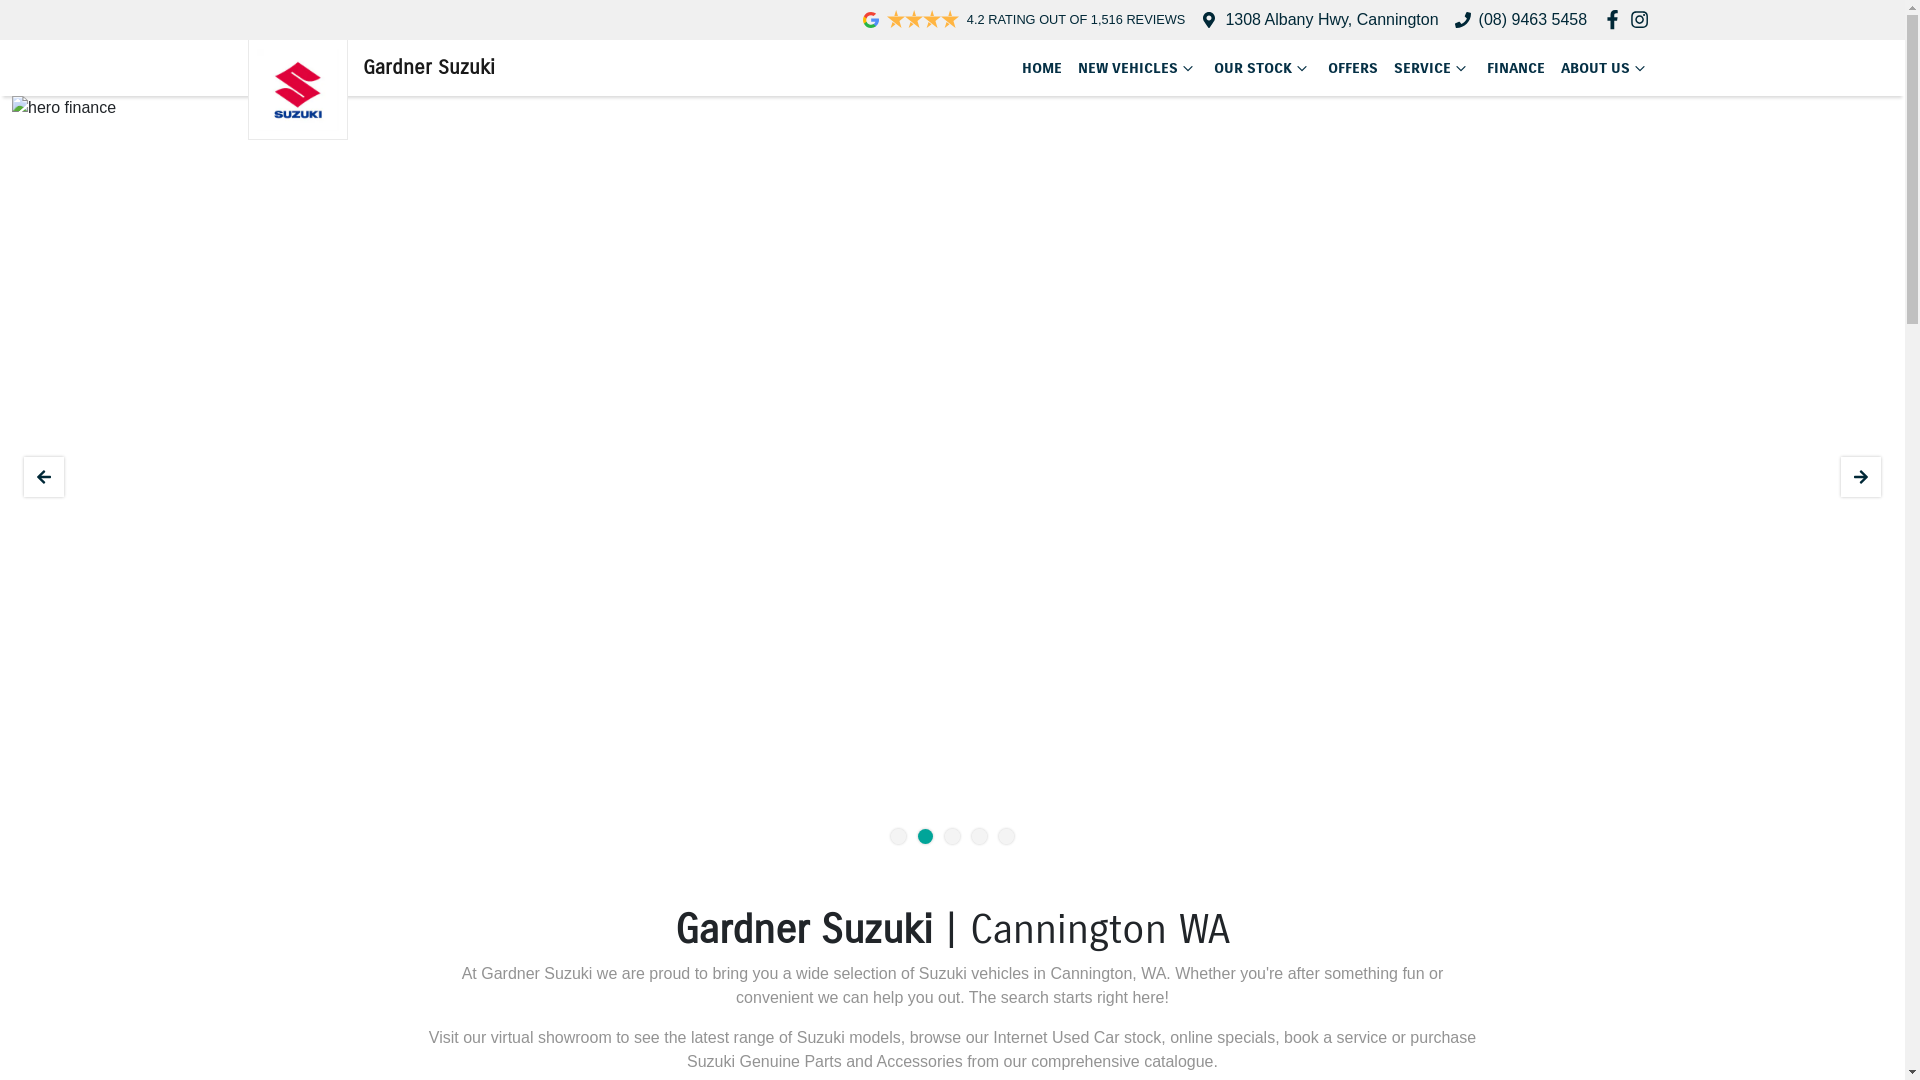 The image size is (1920, 1080). I want to click on '(08) 9463 5458', so click(1532, 19).